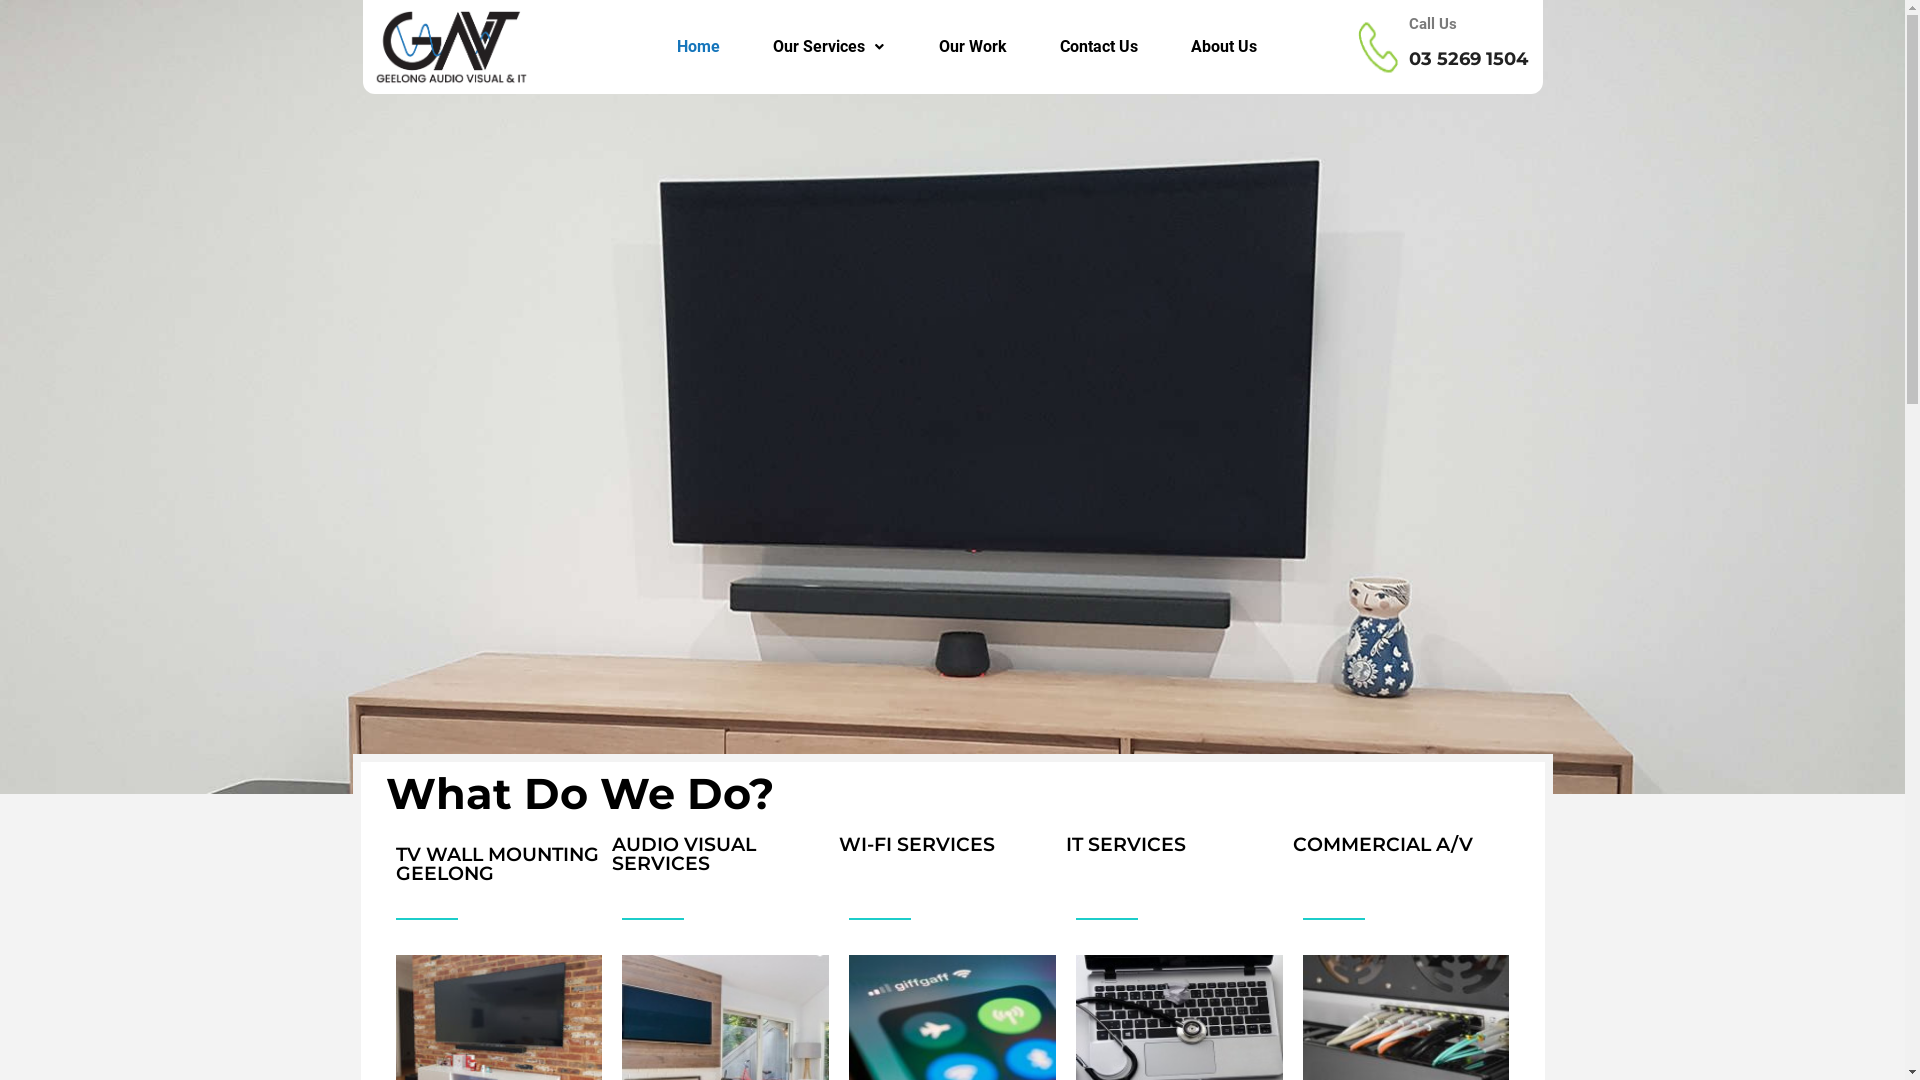 Image resolution: width=1920 pixels, height=1080 pixels. Describe the element at coordinates (1064, 844) in the screenshot. I see `'IT SERVICES'` at that location.